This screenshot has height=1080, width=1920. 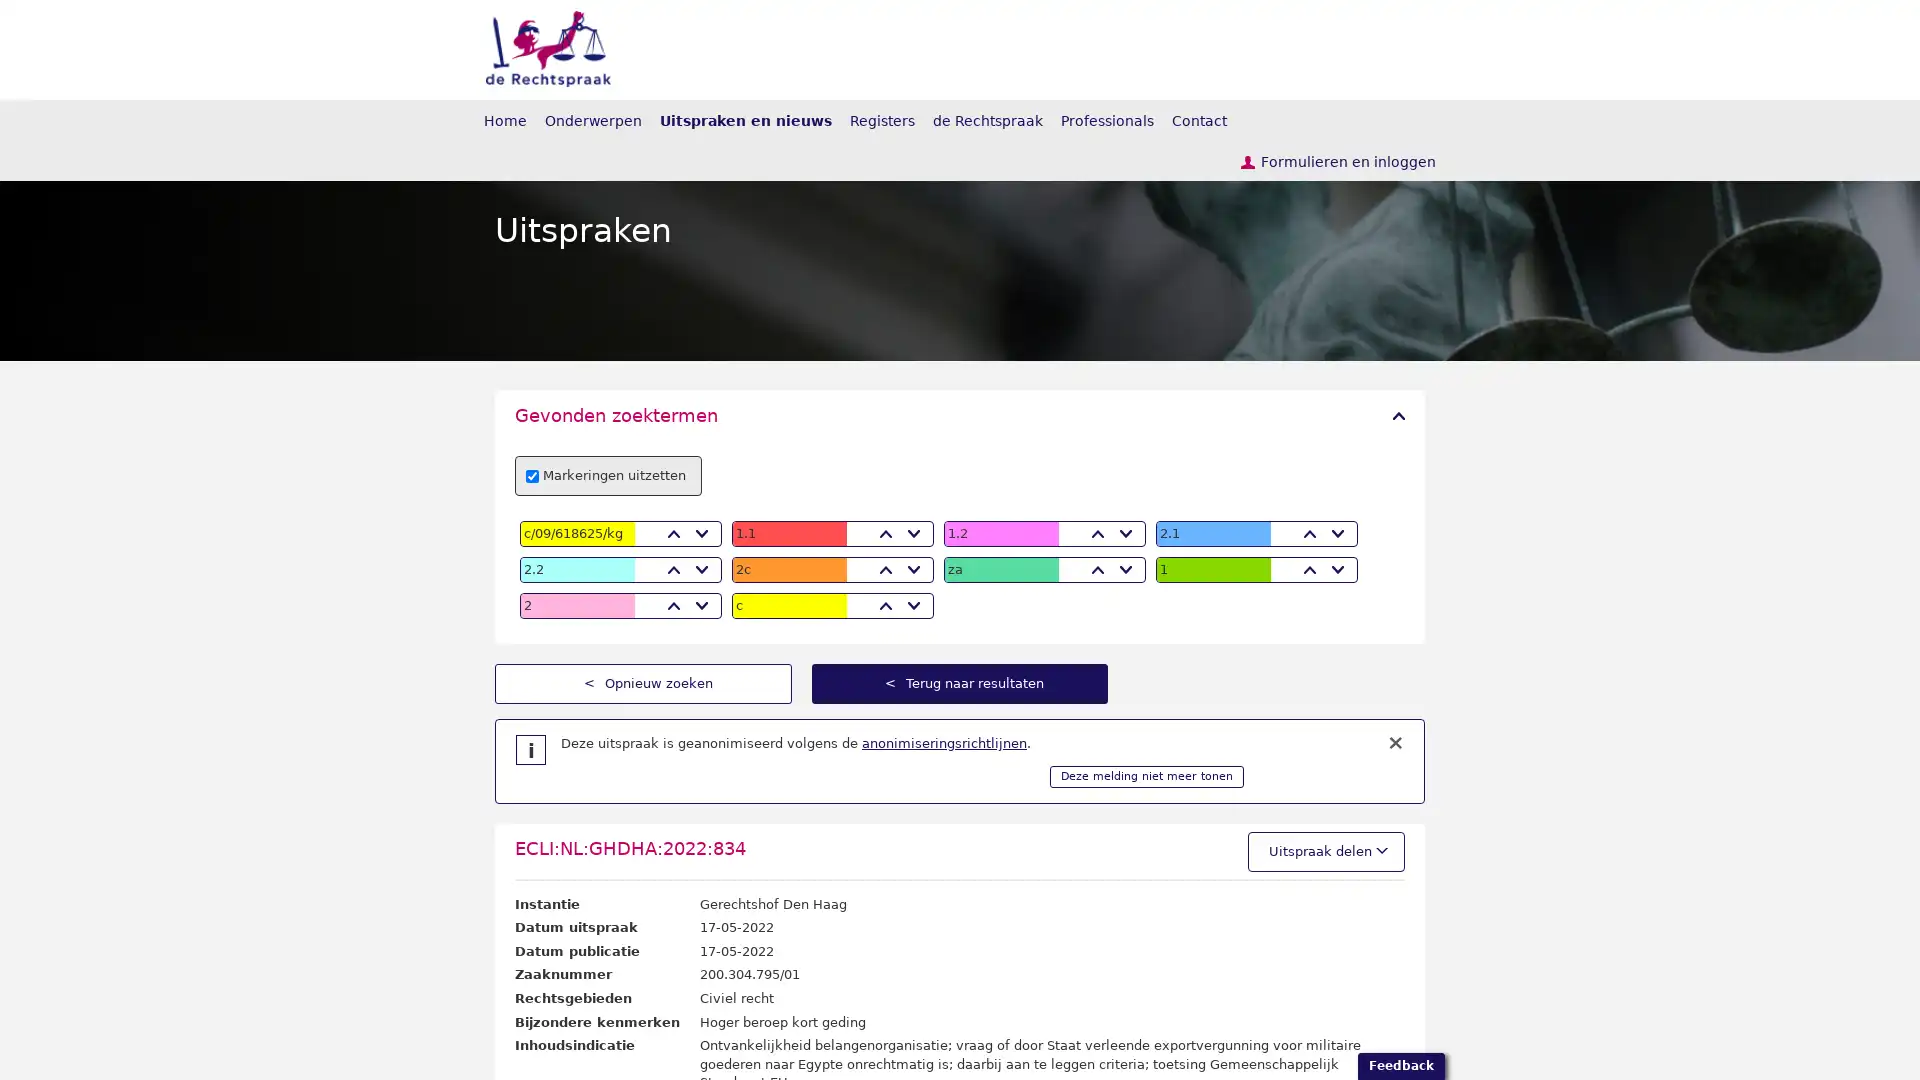 What do you see at coordinates (1097, 531) in the screenshot?
I see `Vorige zoek term` at bounding box center [1097, 531].